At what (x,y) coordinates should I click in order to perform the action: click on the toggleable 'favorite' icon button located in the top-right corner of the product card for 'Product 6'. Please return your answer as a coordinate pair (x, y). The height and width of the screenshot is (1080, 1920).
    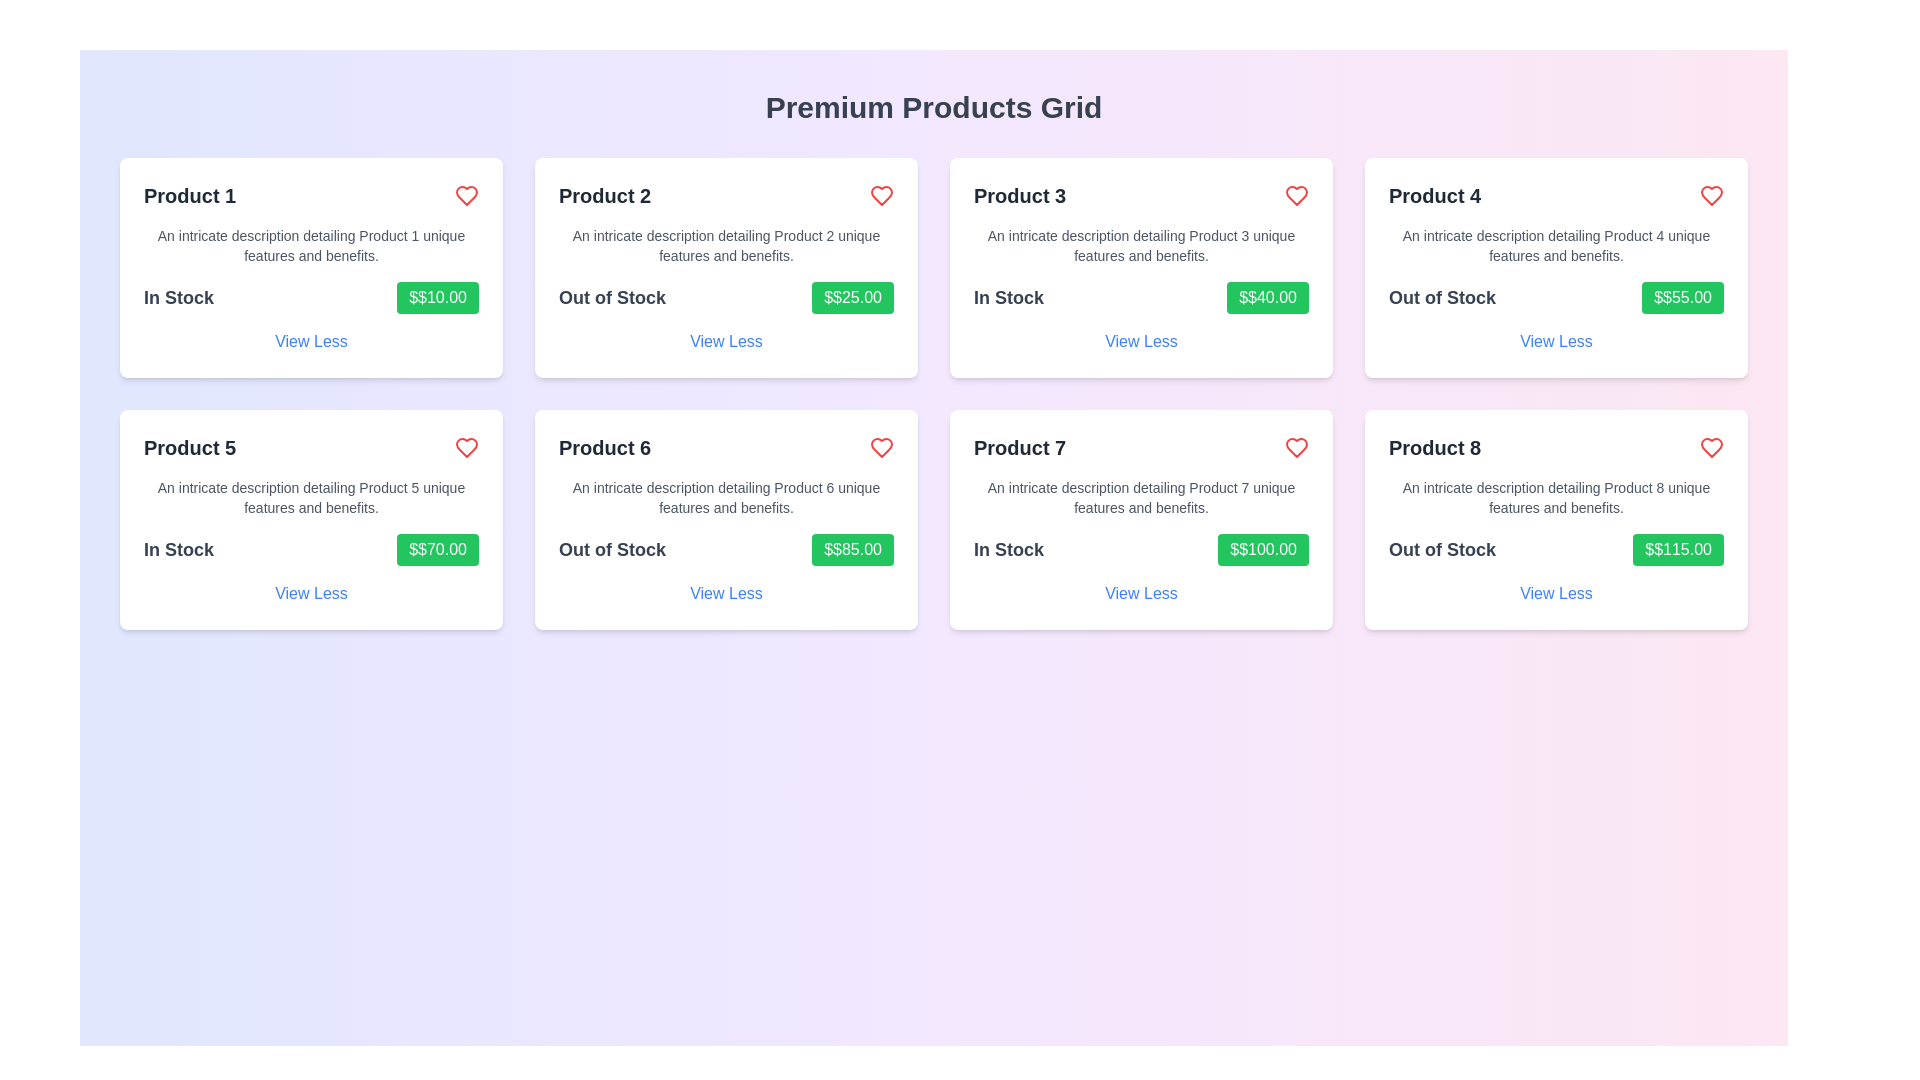
    Looking at the image, I should click on (881, 446).